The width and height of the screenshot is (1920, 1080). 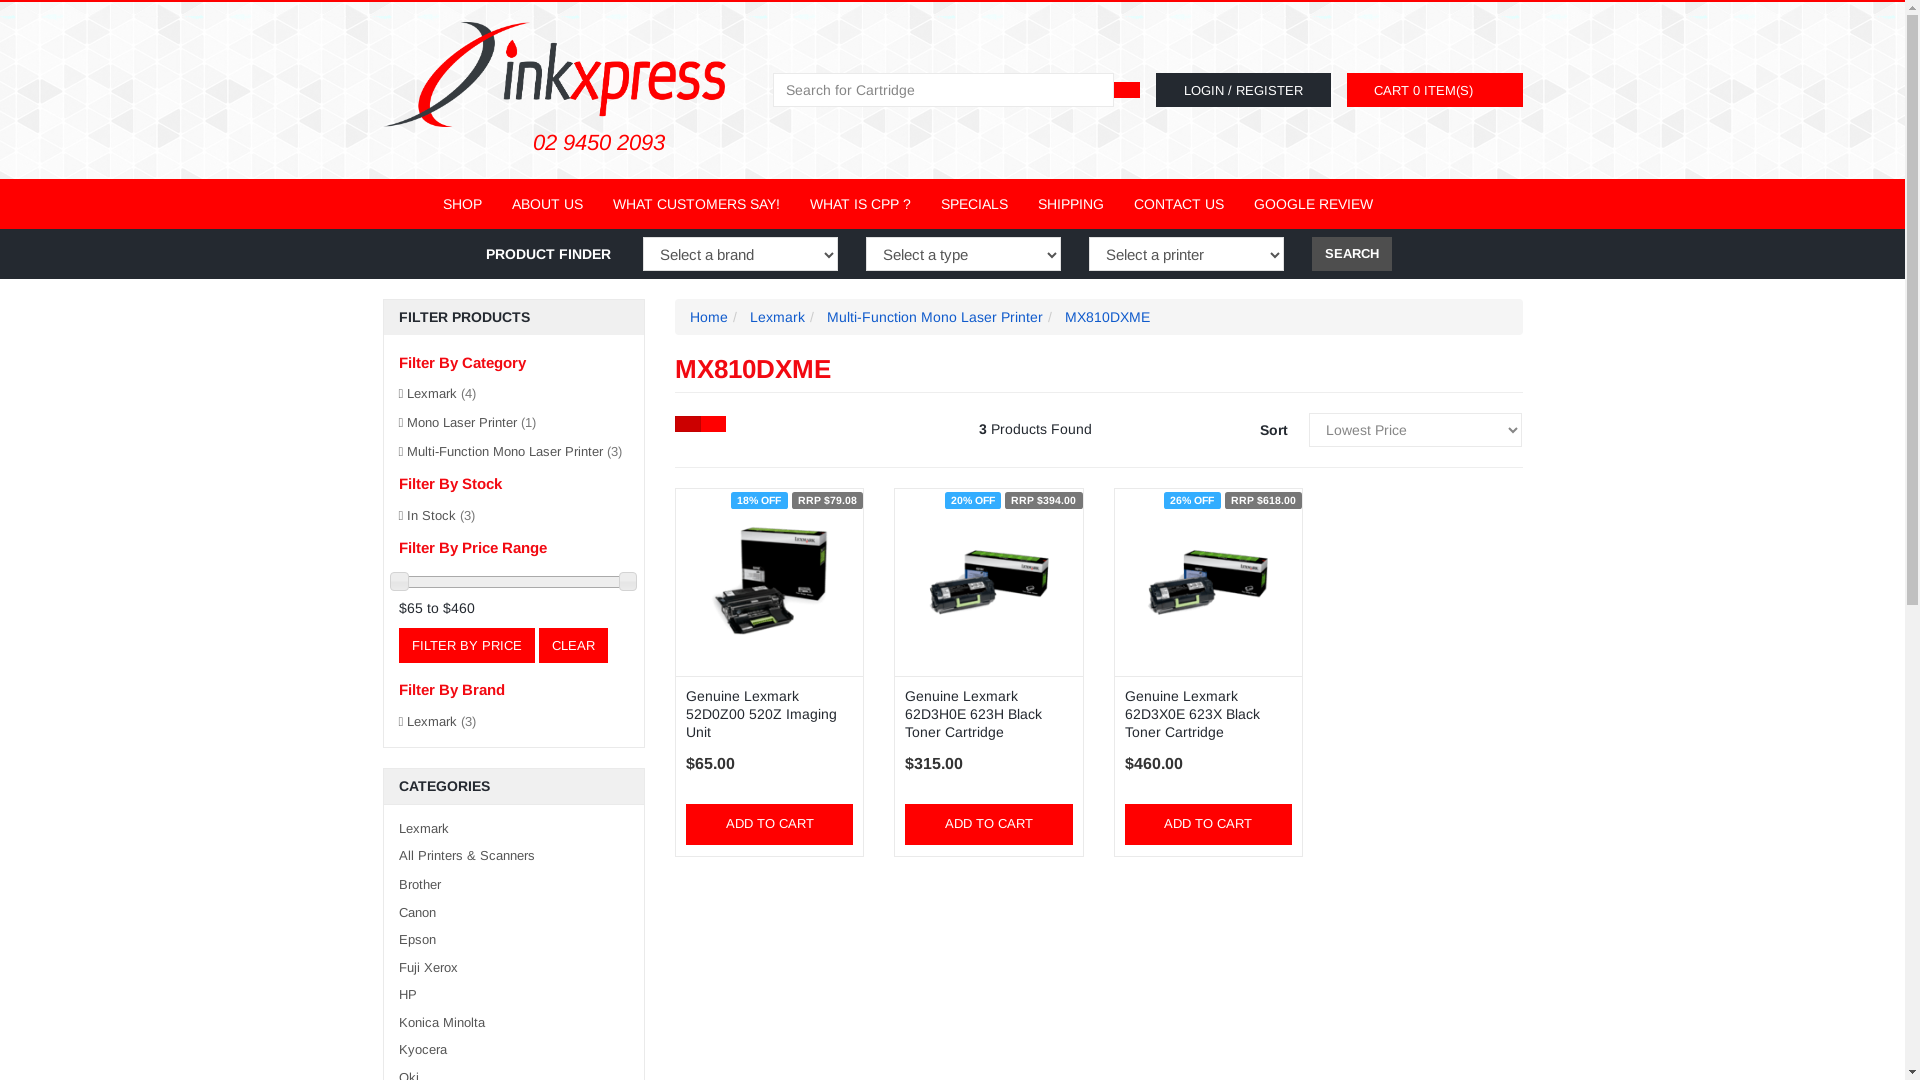 What do you see at coordinates (546, 204) in the screenshot?
I see `'ABOUT US'` at bounding box center [546, 204].